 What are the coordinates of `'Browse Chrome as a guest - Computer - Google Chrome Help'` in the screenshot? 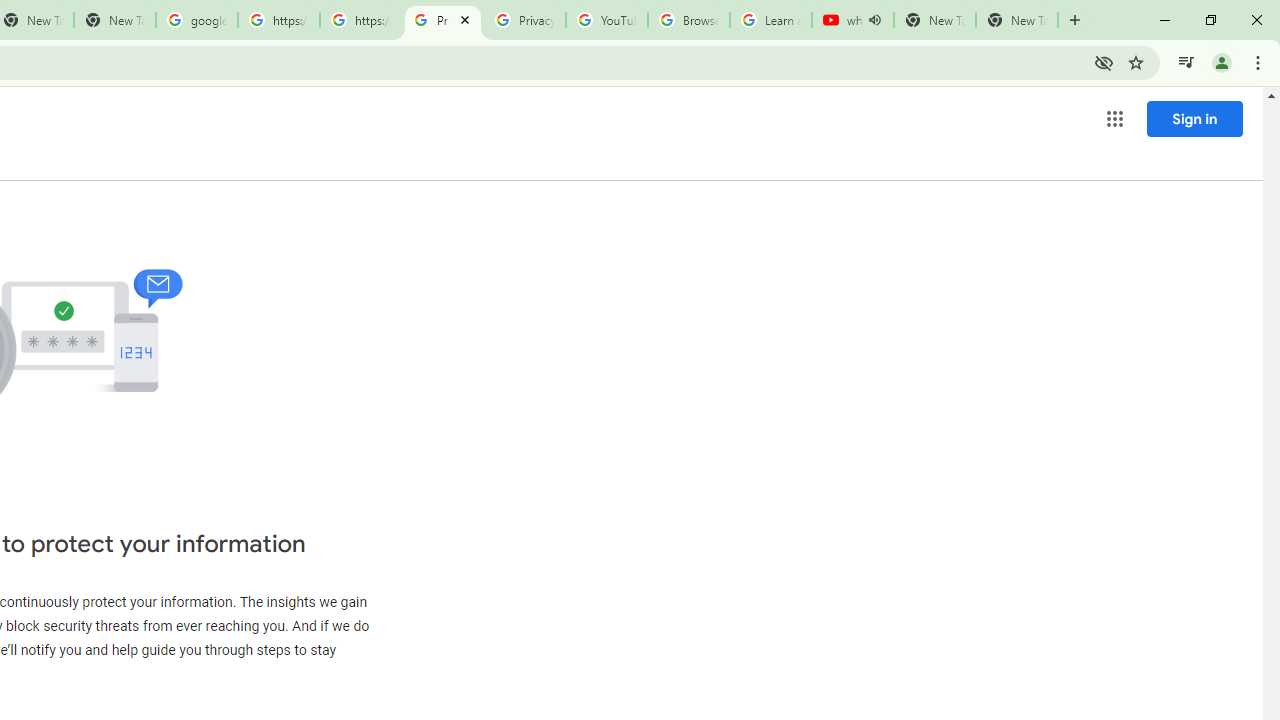 It's located at (688, 20).